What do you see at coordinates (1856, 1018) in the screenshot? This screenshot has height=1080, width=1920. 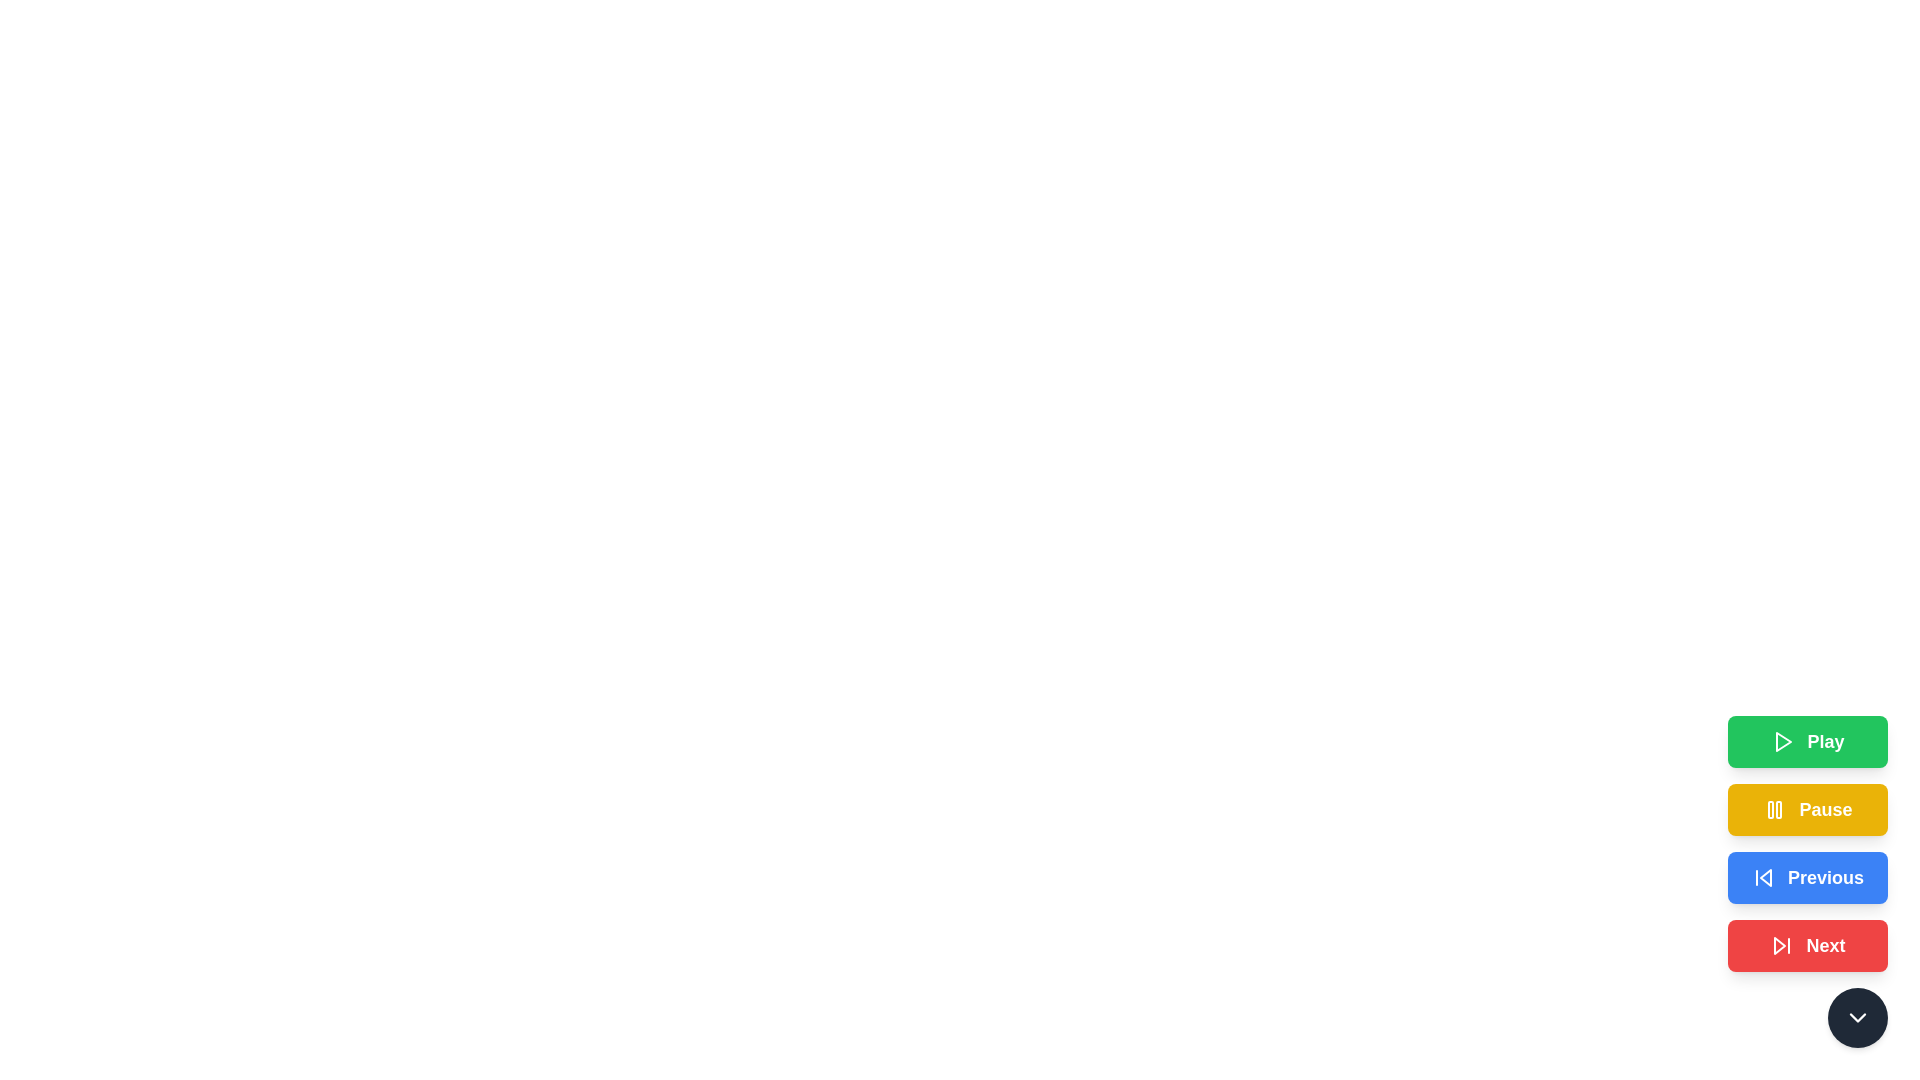 I see `the downward chevron button to toggle the visibility of the control panel` at bounding box center [1856, 1018].